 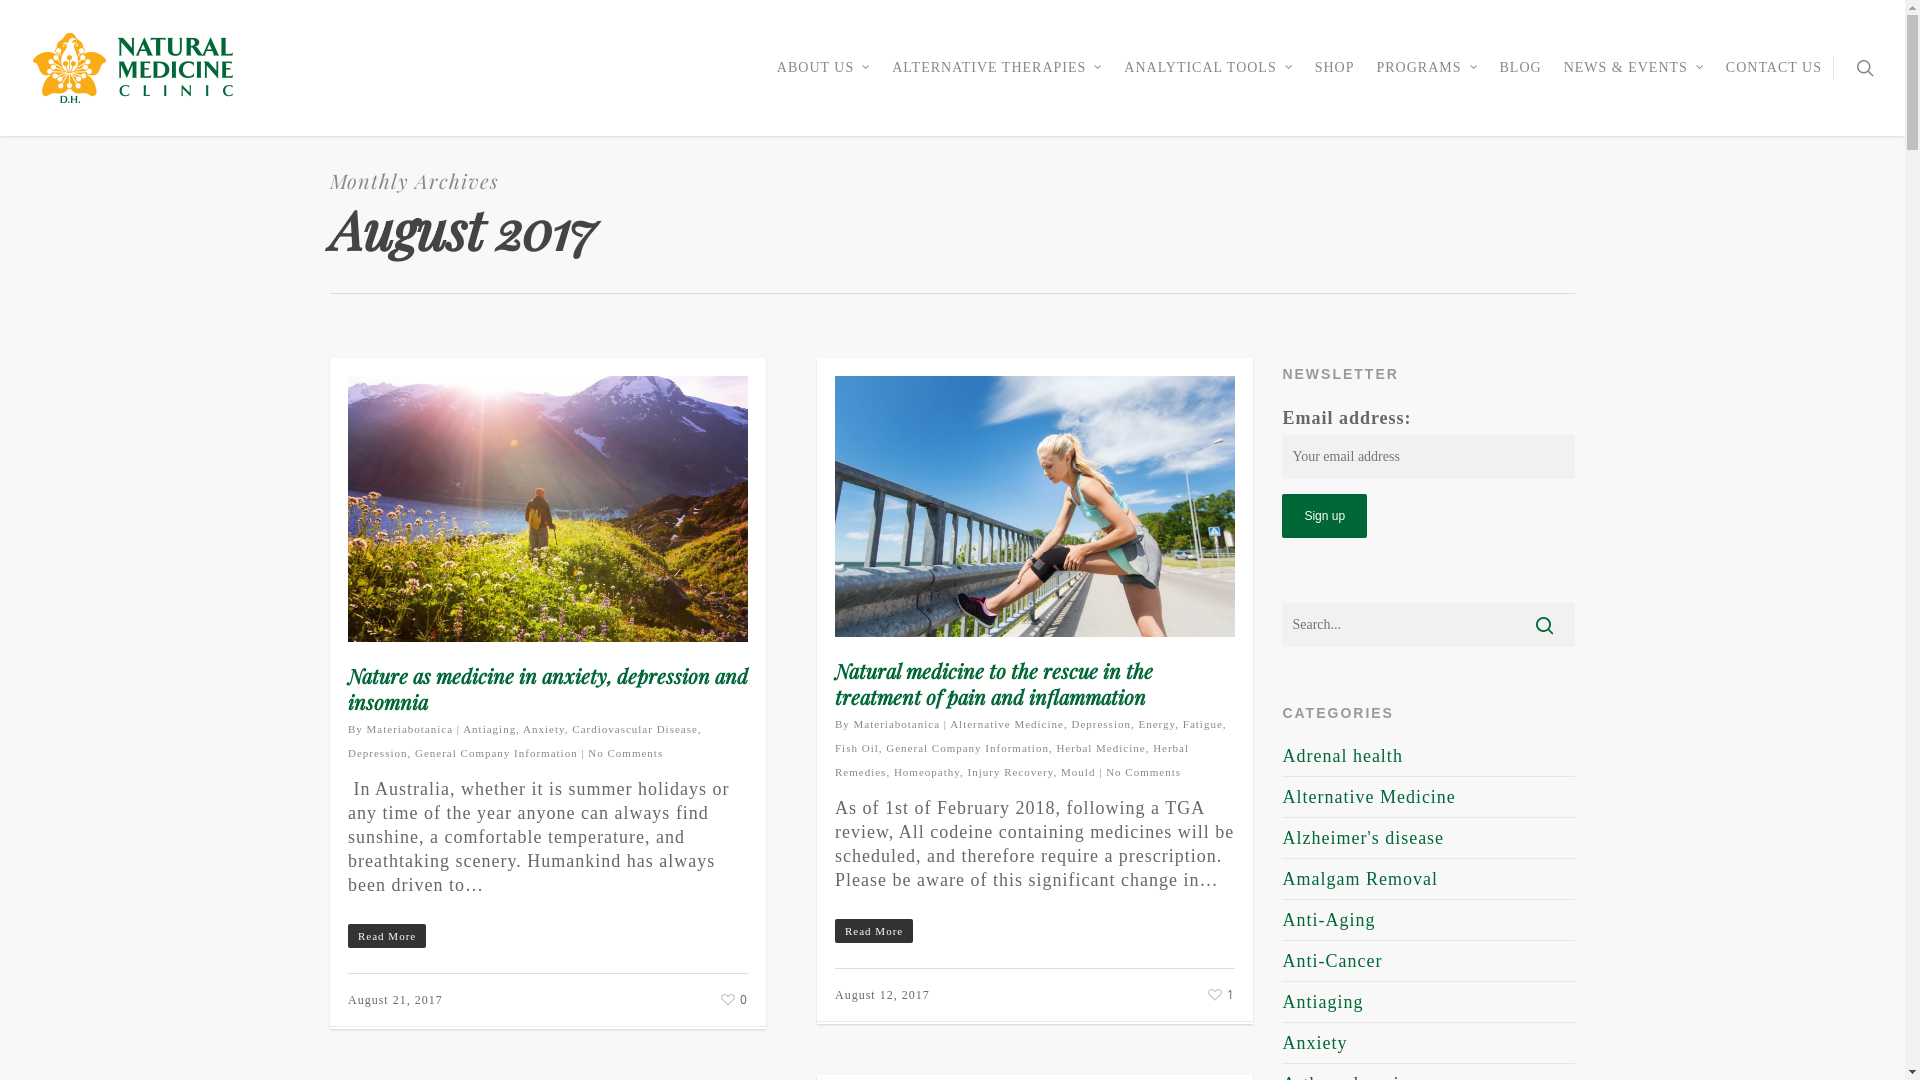 I want to click on 'General Company Information', so click(x=967, y=748).